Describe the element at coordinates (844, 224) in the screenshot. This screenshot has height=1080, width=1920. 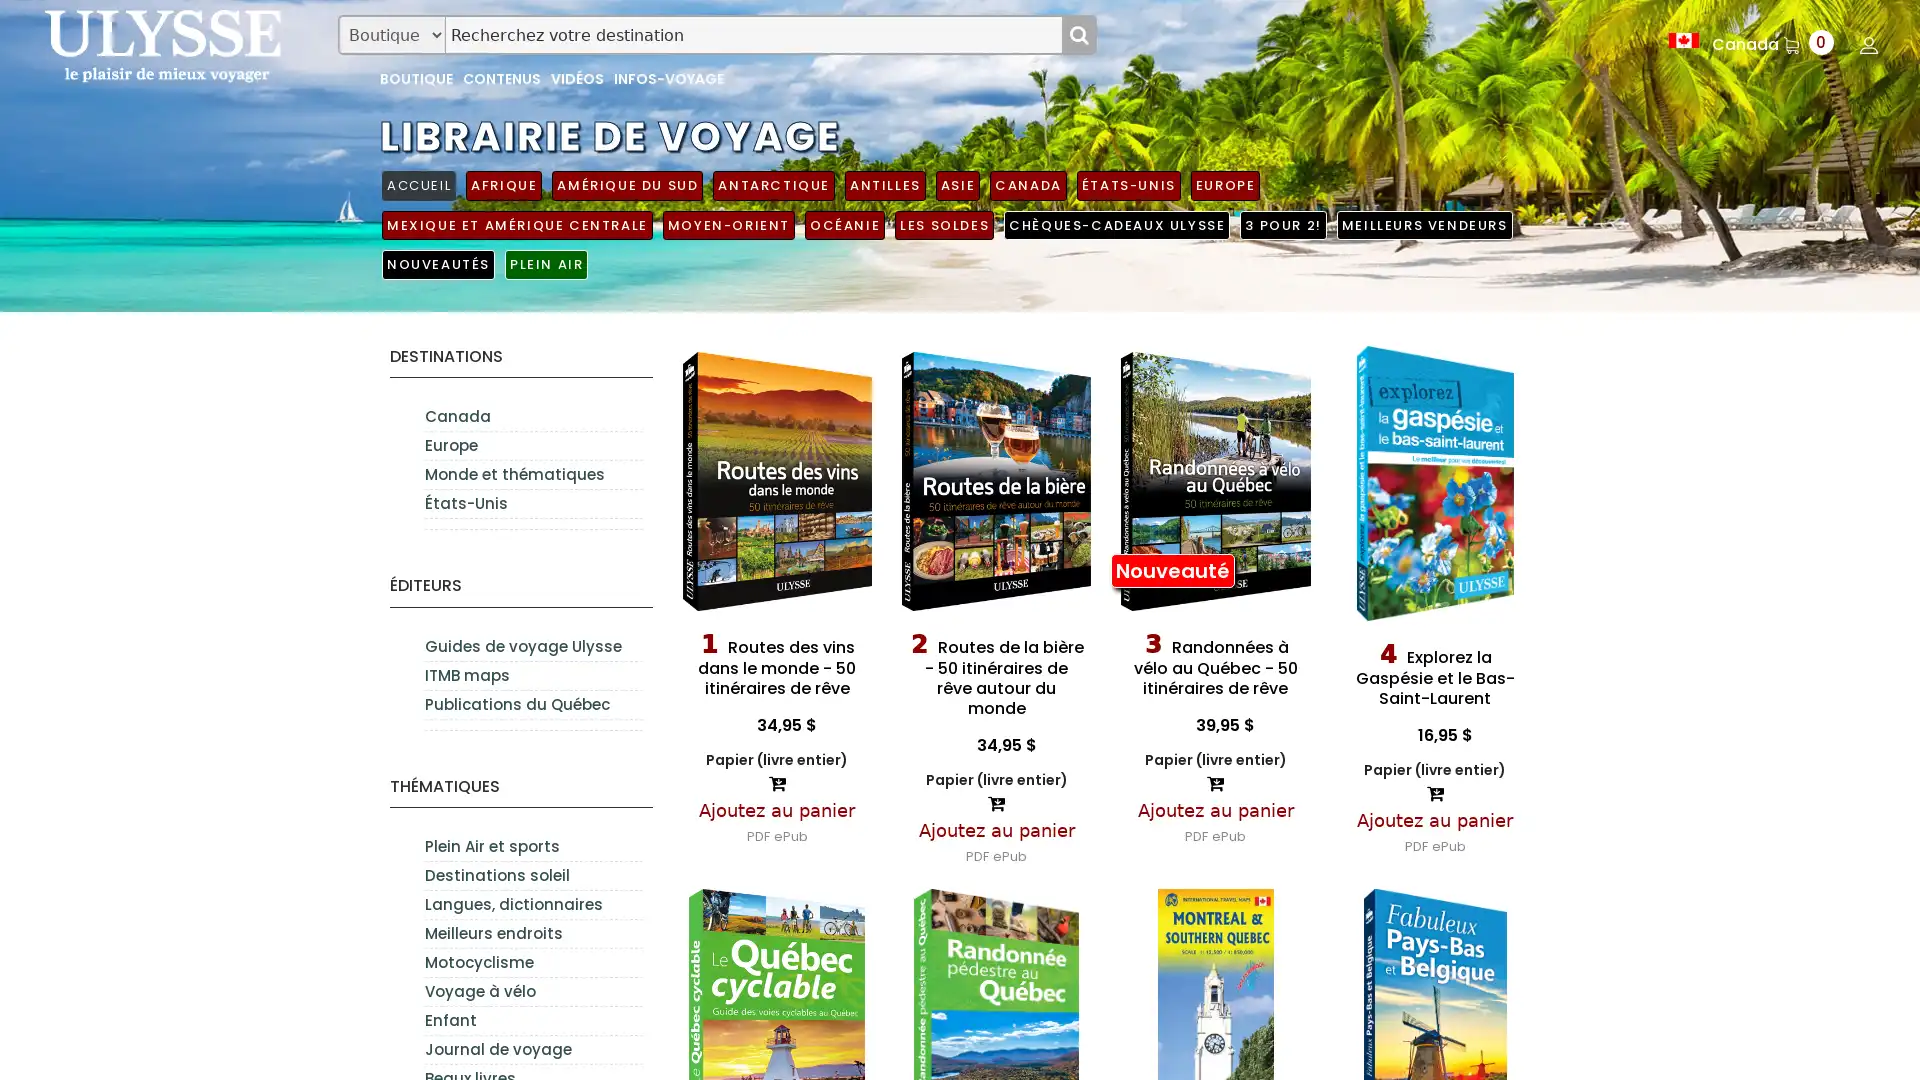
I see `OCEANIE` at that location.